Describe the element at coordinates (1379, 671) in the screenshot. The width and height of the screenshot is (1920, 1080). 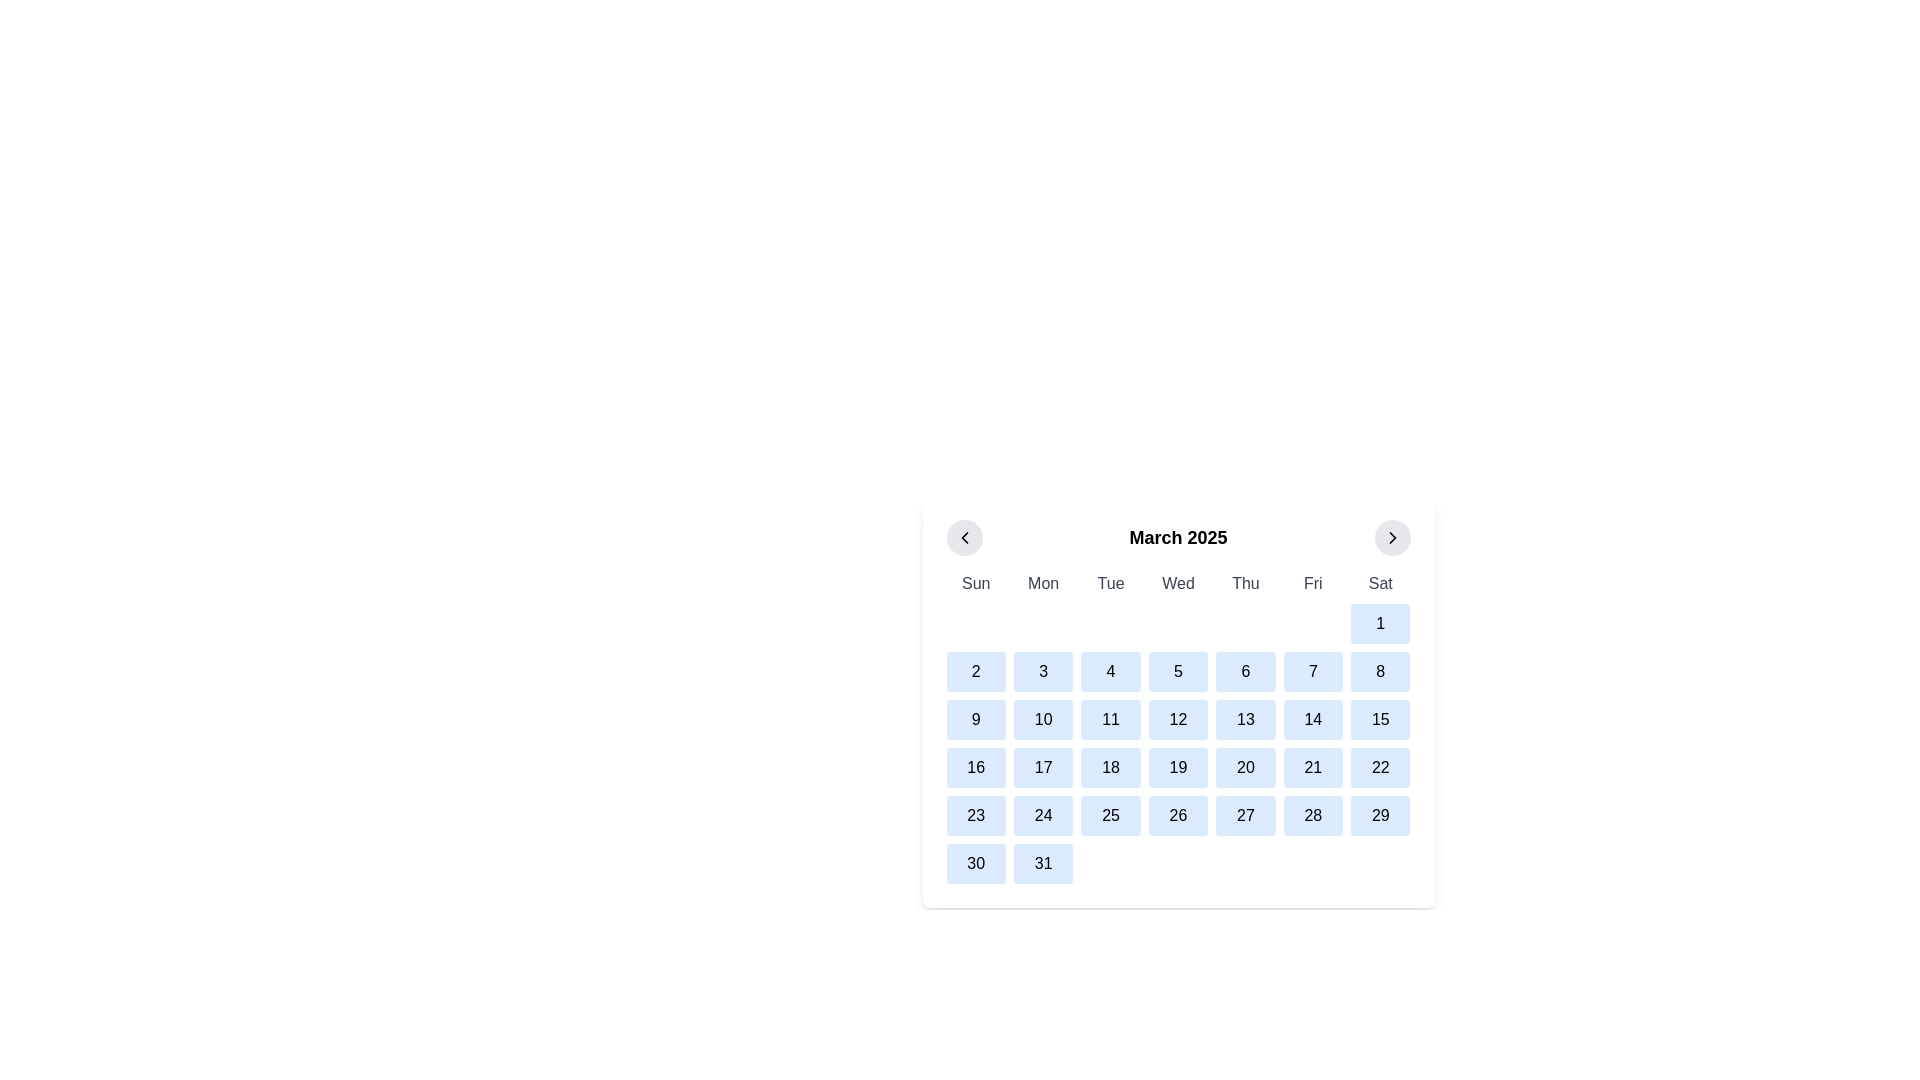
I see `the rounded rectangular button with a blue background and the text '8'` at that location.